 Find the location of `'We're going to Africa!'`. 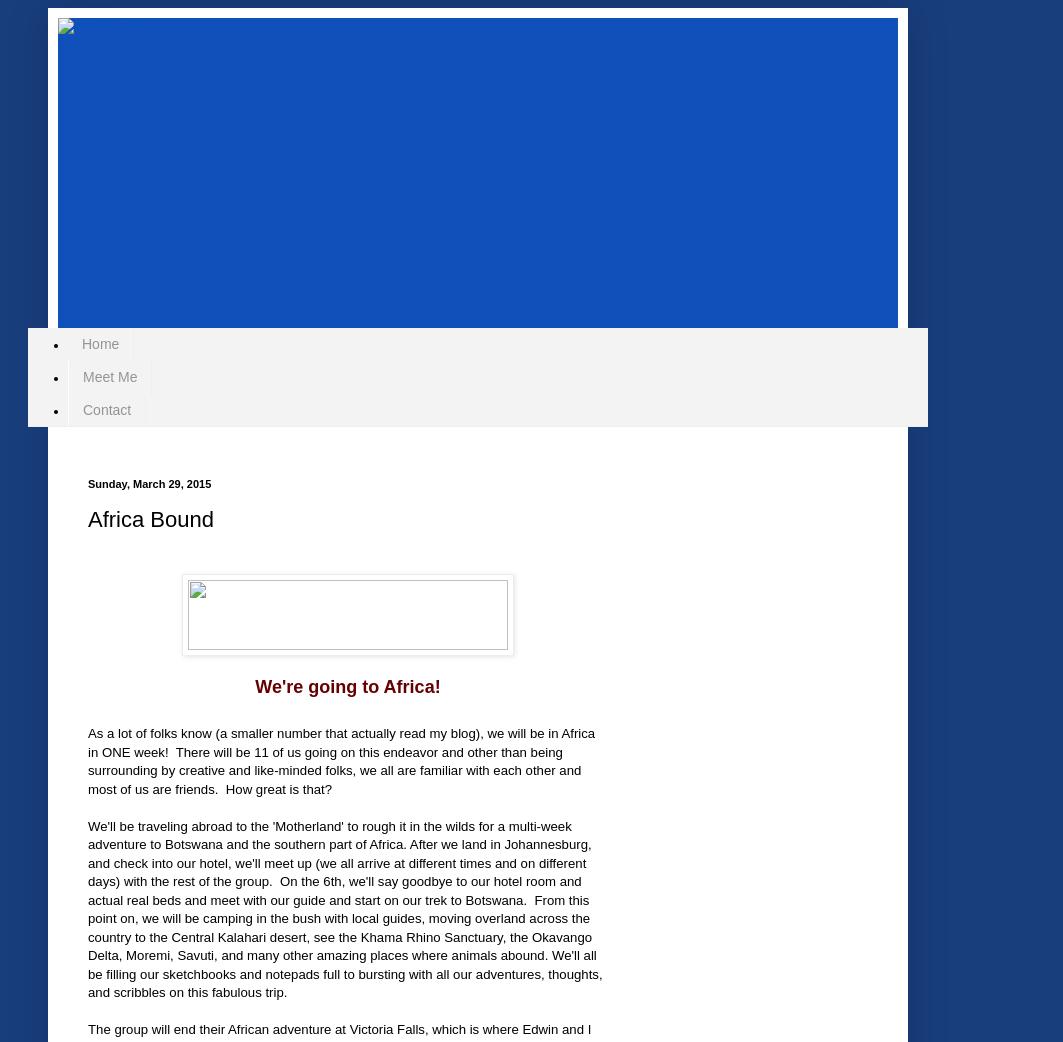

'We're going to Africa!' is located at coordinates (347, 685).